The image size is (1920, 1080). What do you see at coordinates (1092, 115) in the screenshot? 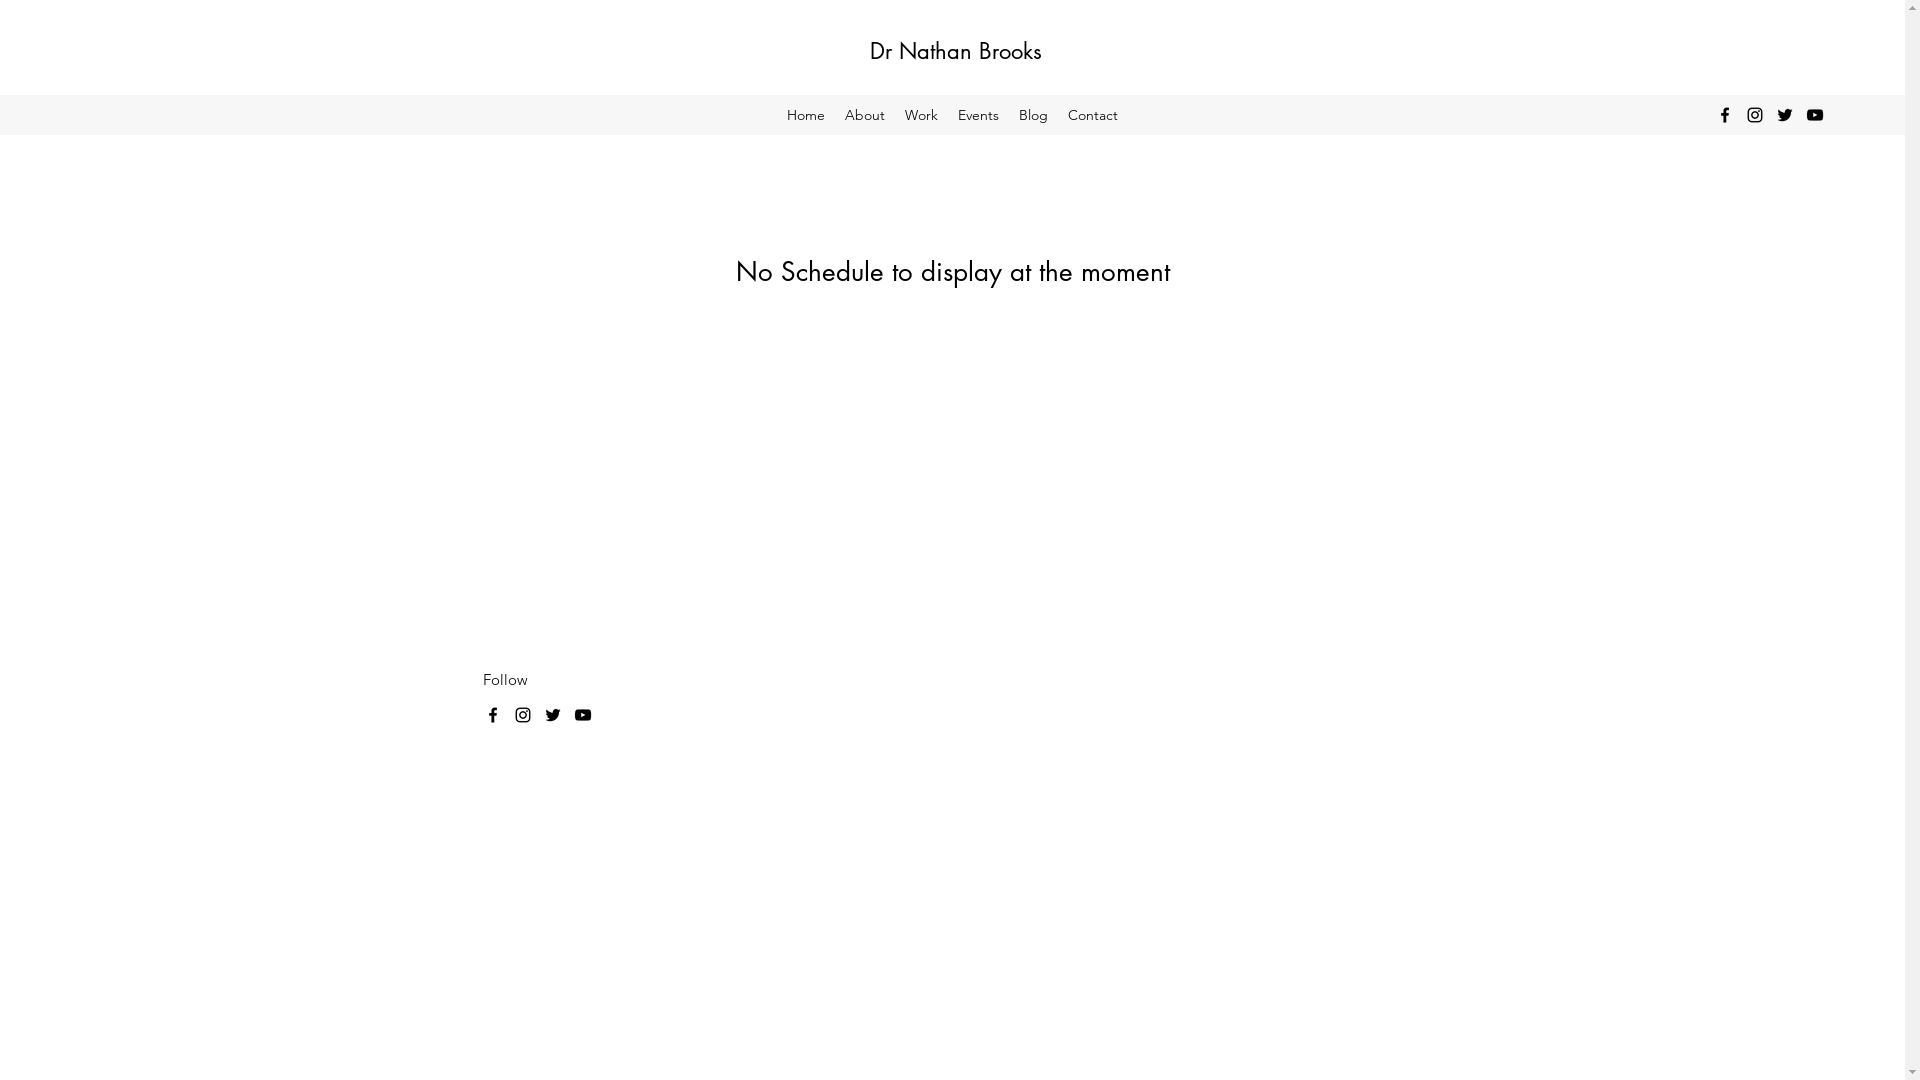
I see `'Contact'` at bounding box center [1092, 115].